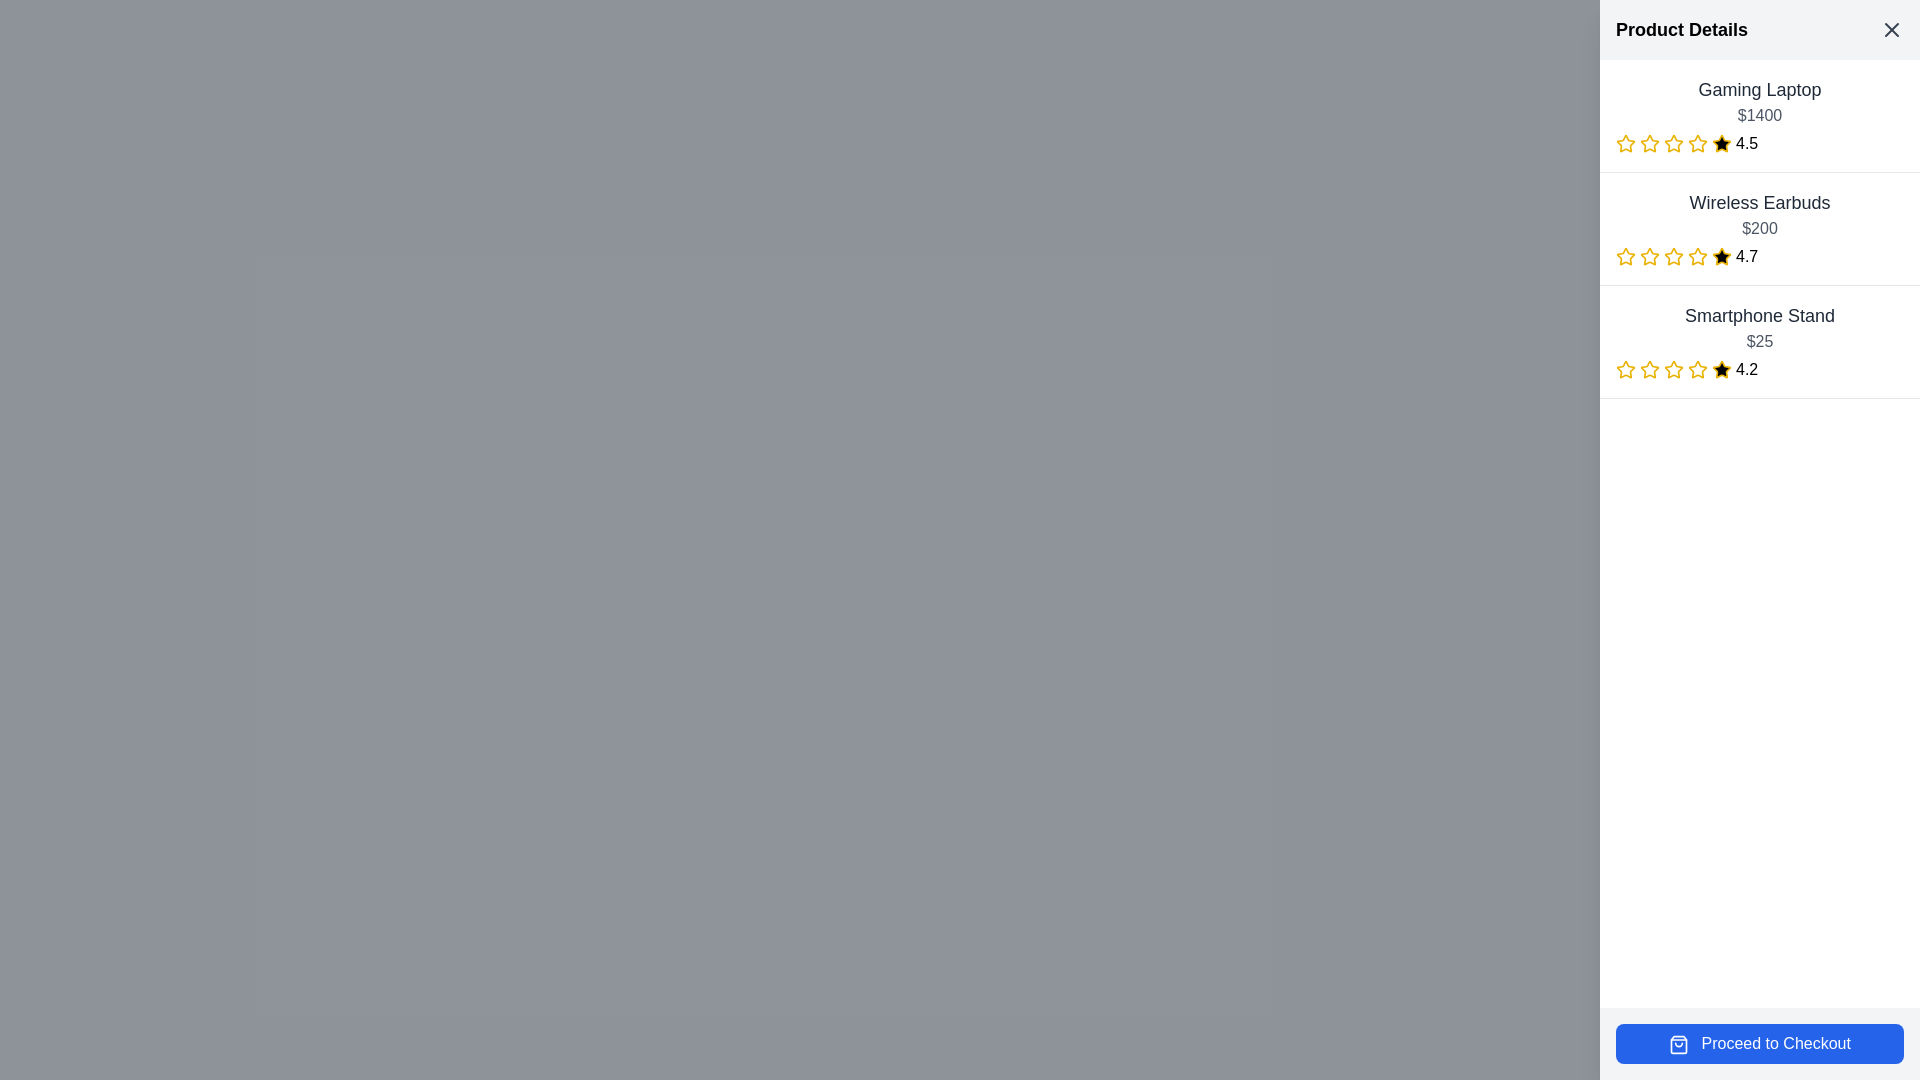 The width and height of the screenshot is (1920, 1080). Describe the element at coordinates (1674, 256) in the screenshot. I see `the fourth star icon in the five-star rating system for the product 'Wireless Earbuds' to assess the indicated rating level` at that location.